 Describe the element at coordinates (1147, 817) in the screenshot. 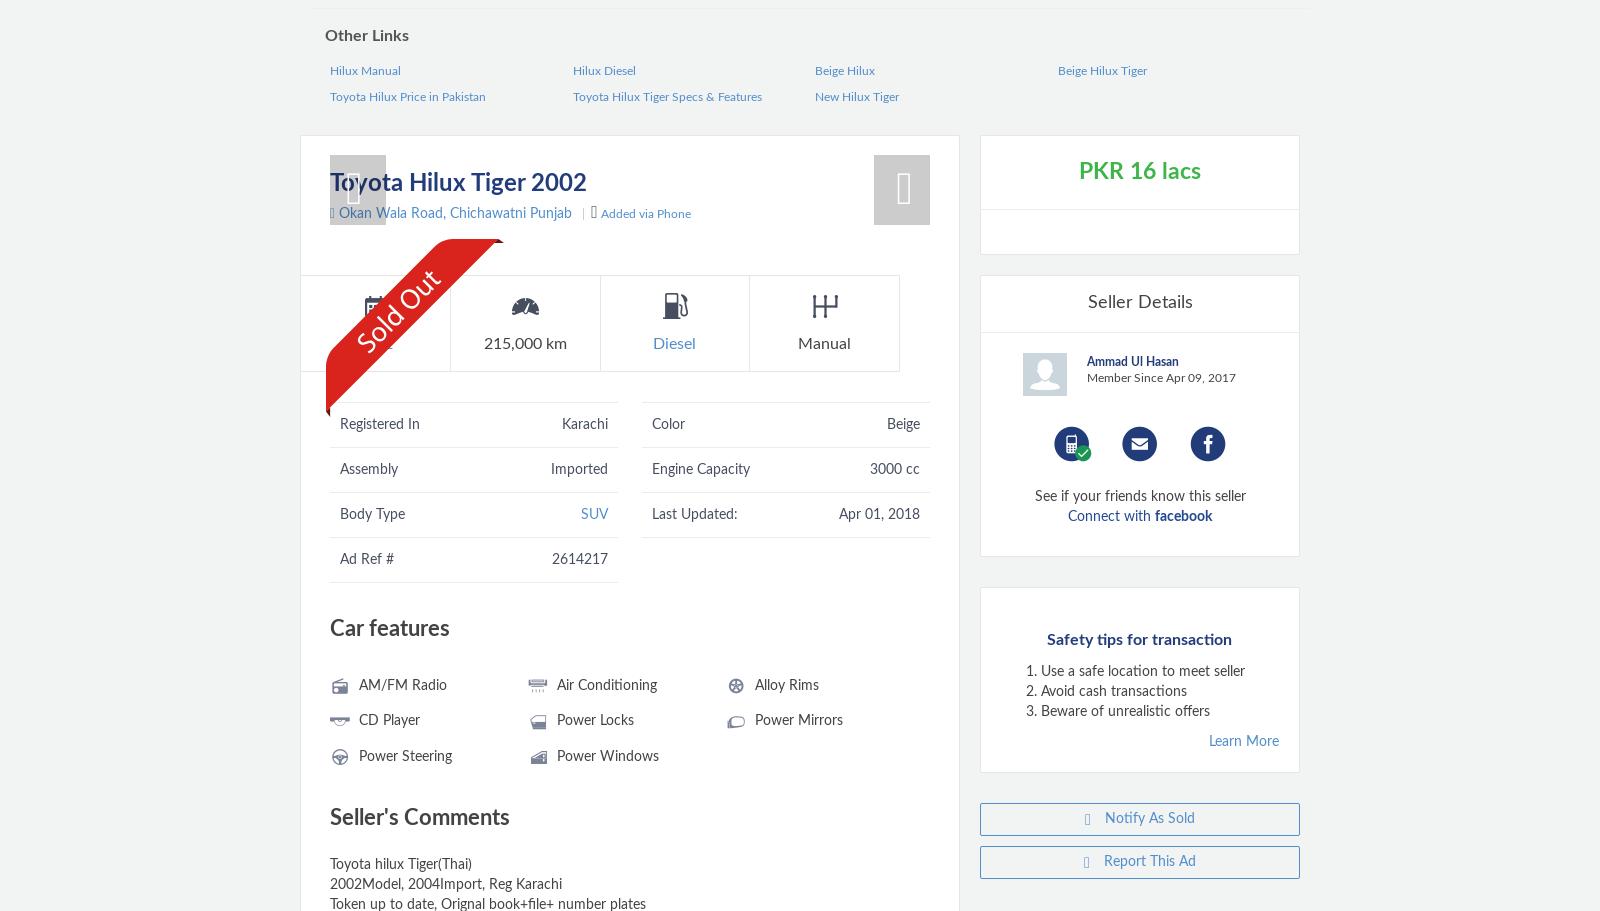

I see `'Notify as Sold'` at that location.